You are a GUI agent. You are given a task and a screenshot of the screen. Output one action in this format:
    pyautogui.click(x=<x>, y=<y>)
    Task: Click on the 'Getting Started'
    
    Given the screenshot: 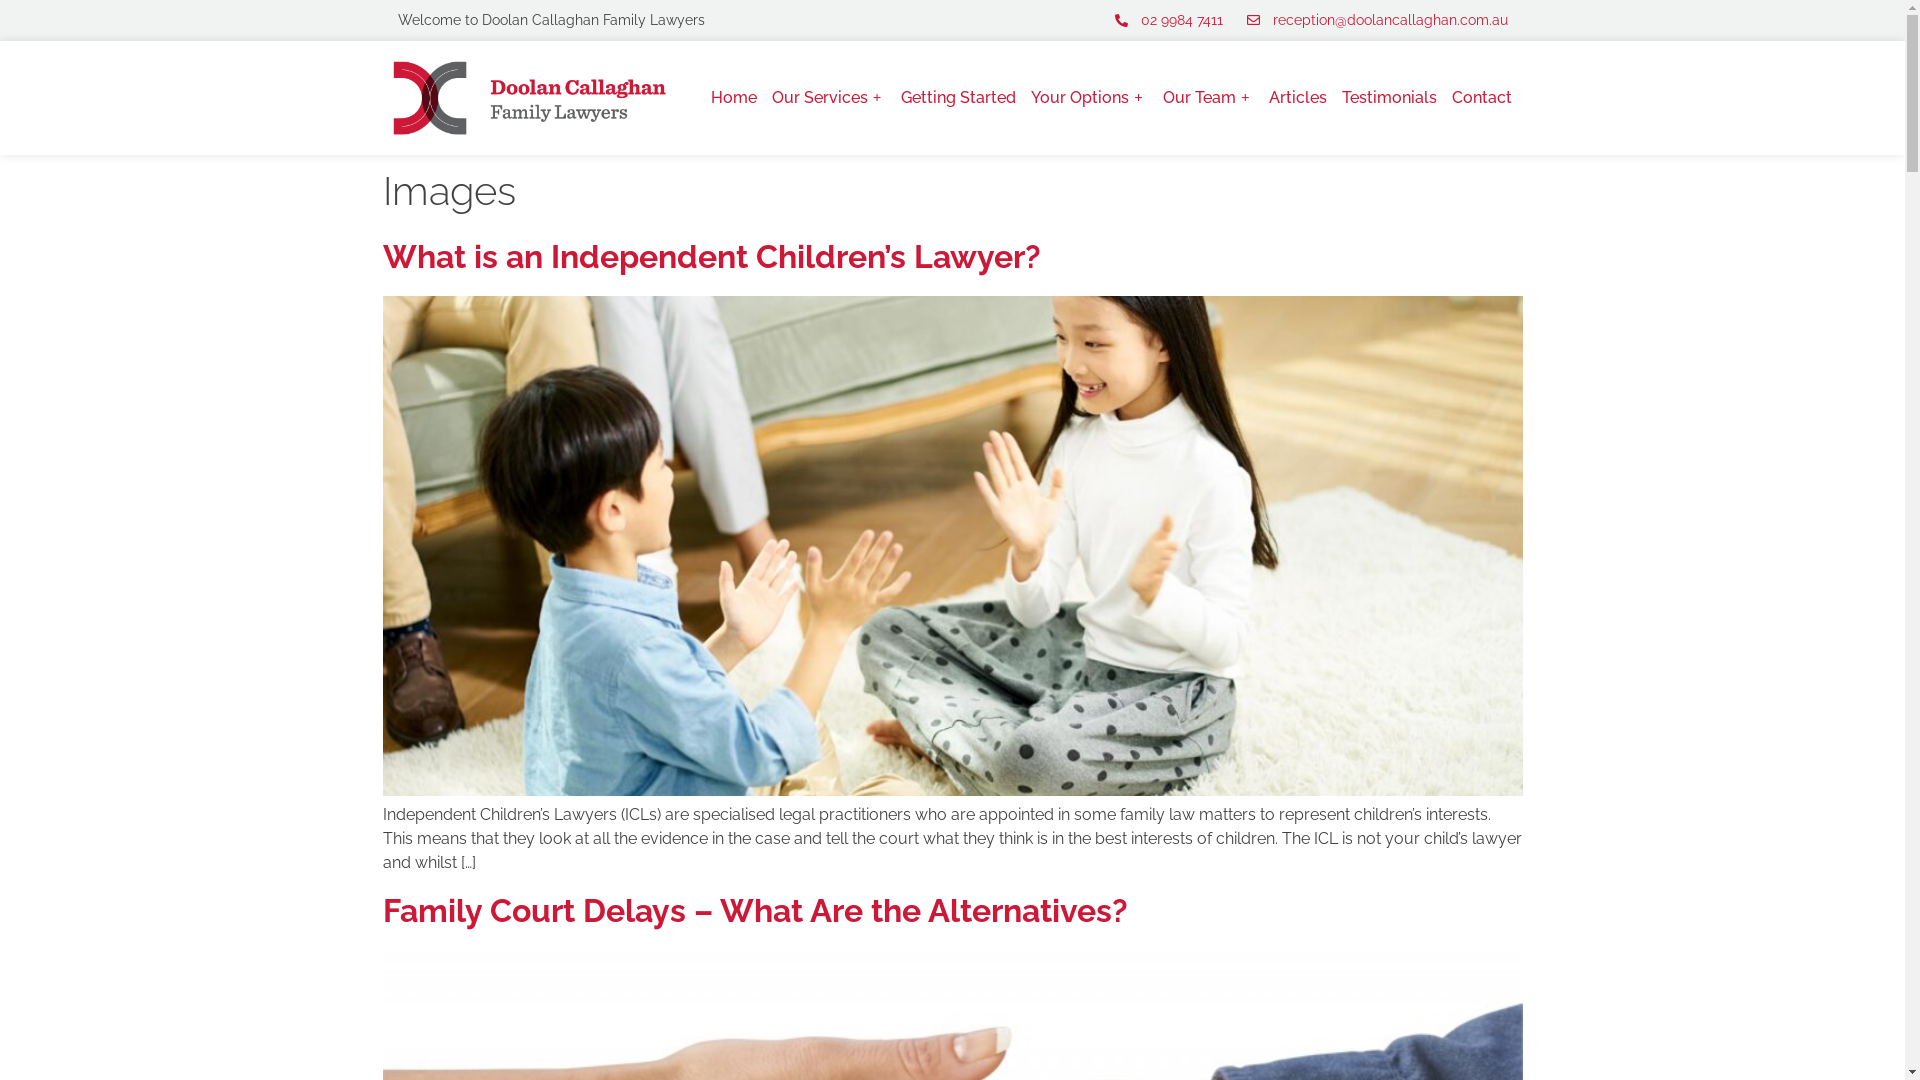 What is the action you would take?
    pyautogui.click(x=957, y=97)
    